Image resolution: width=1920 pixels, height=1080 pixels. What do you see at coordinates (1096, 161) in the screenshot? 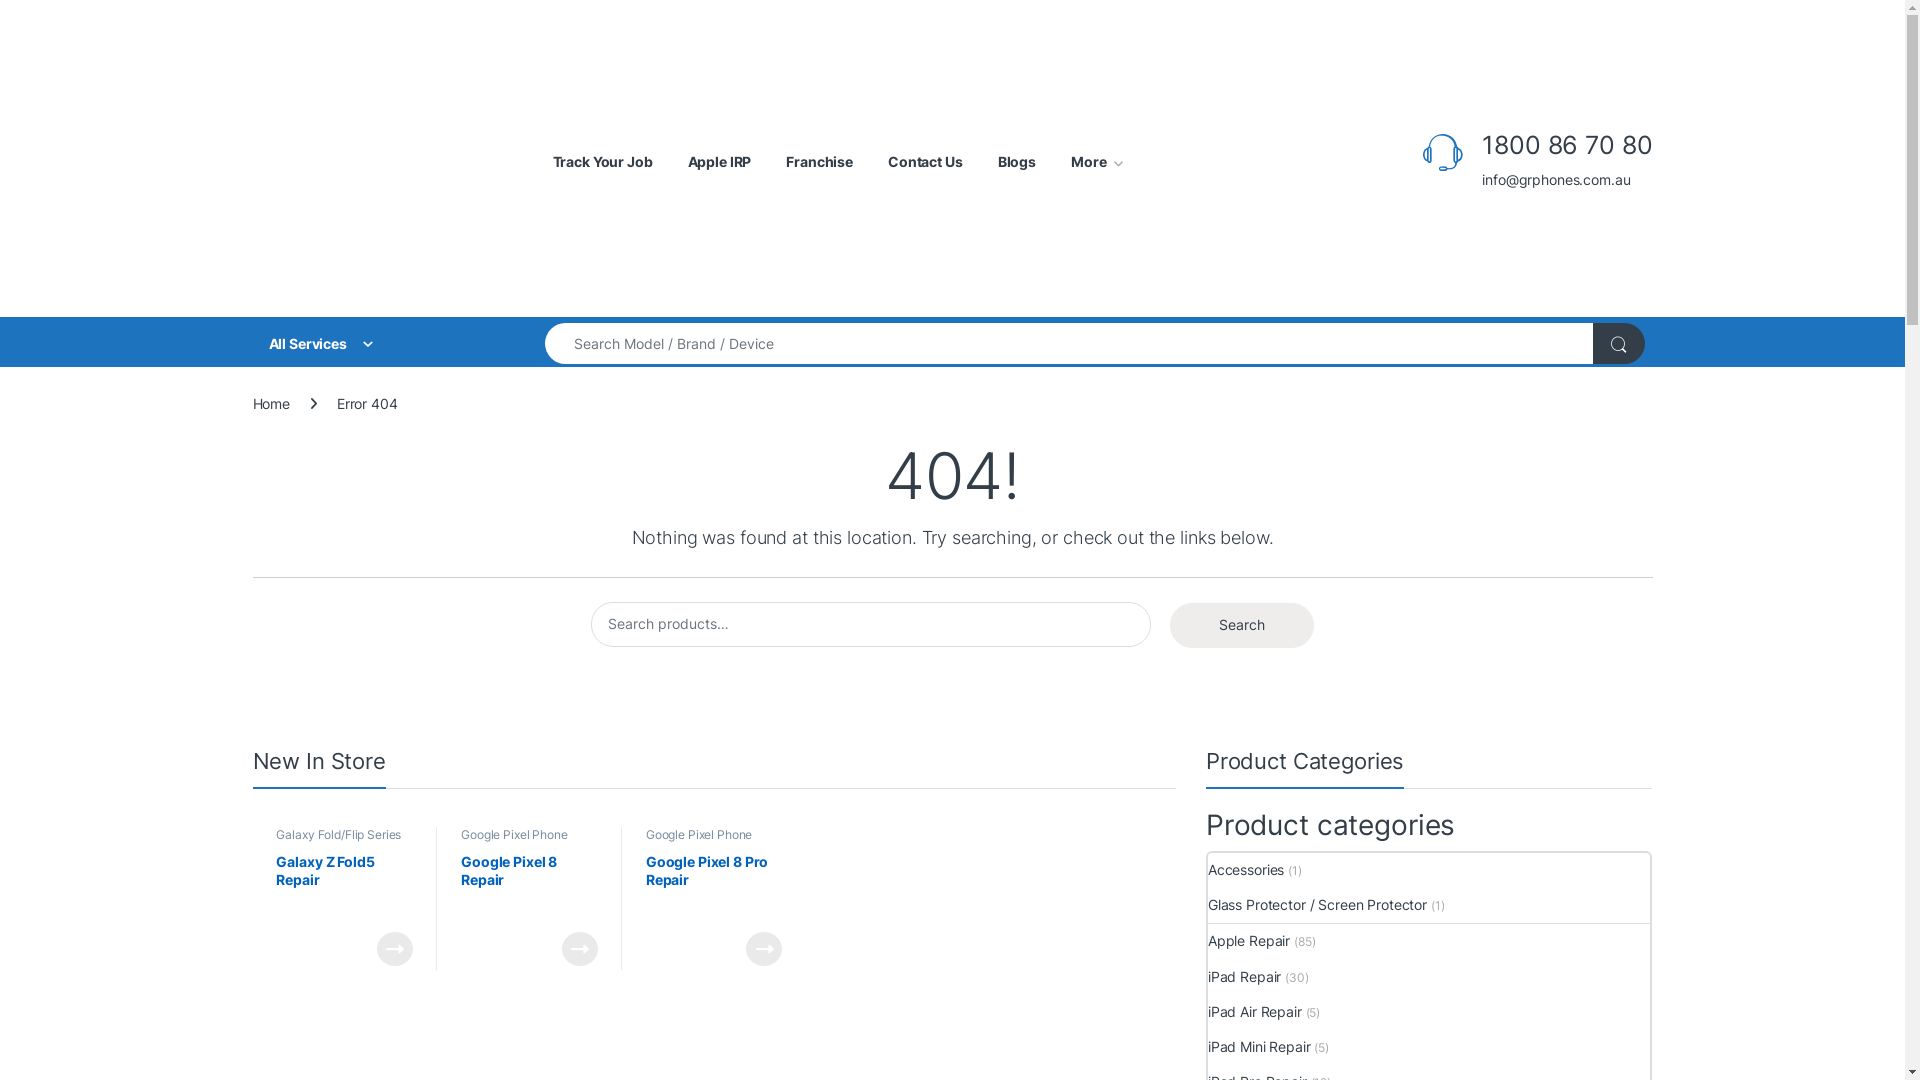
I see `'More'` at bounding box center [1096, 161].